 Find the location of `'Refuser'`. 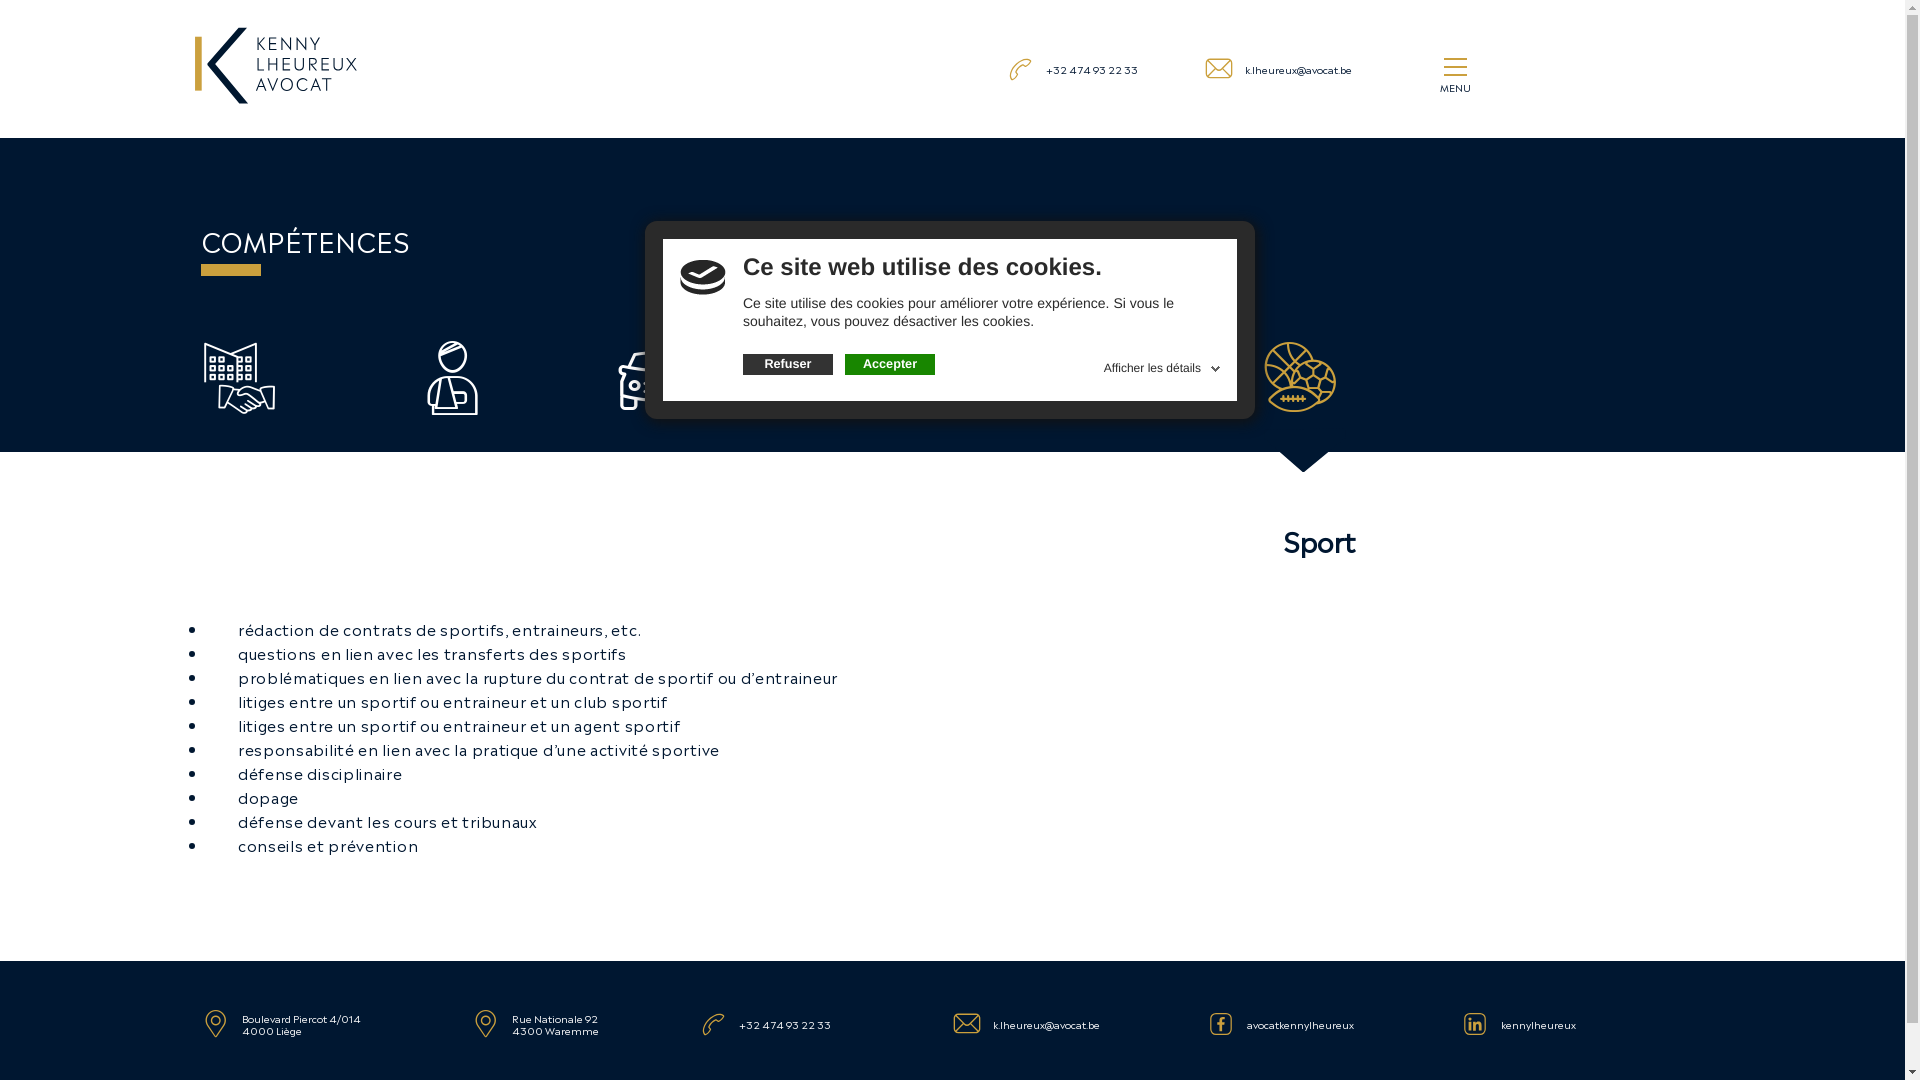

'Refuser' is located at coordinates (786, 365).